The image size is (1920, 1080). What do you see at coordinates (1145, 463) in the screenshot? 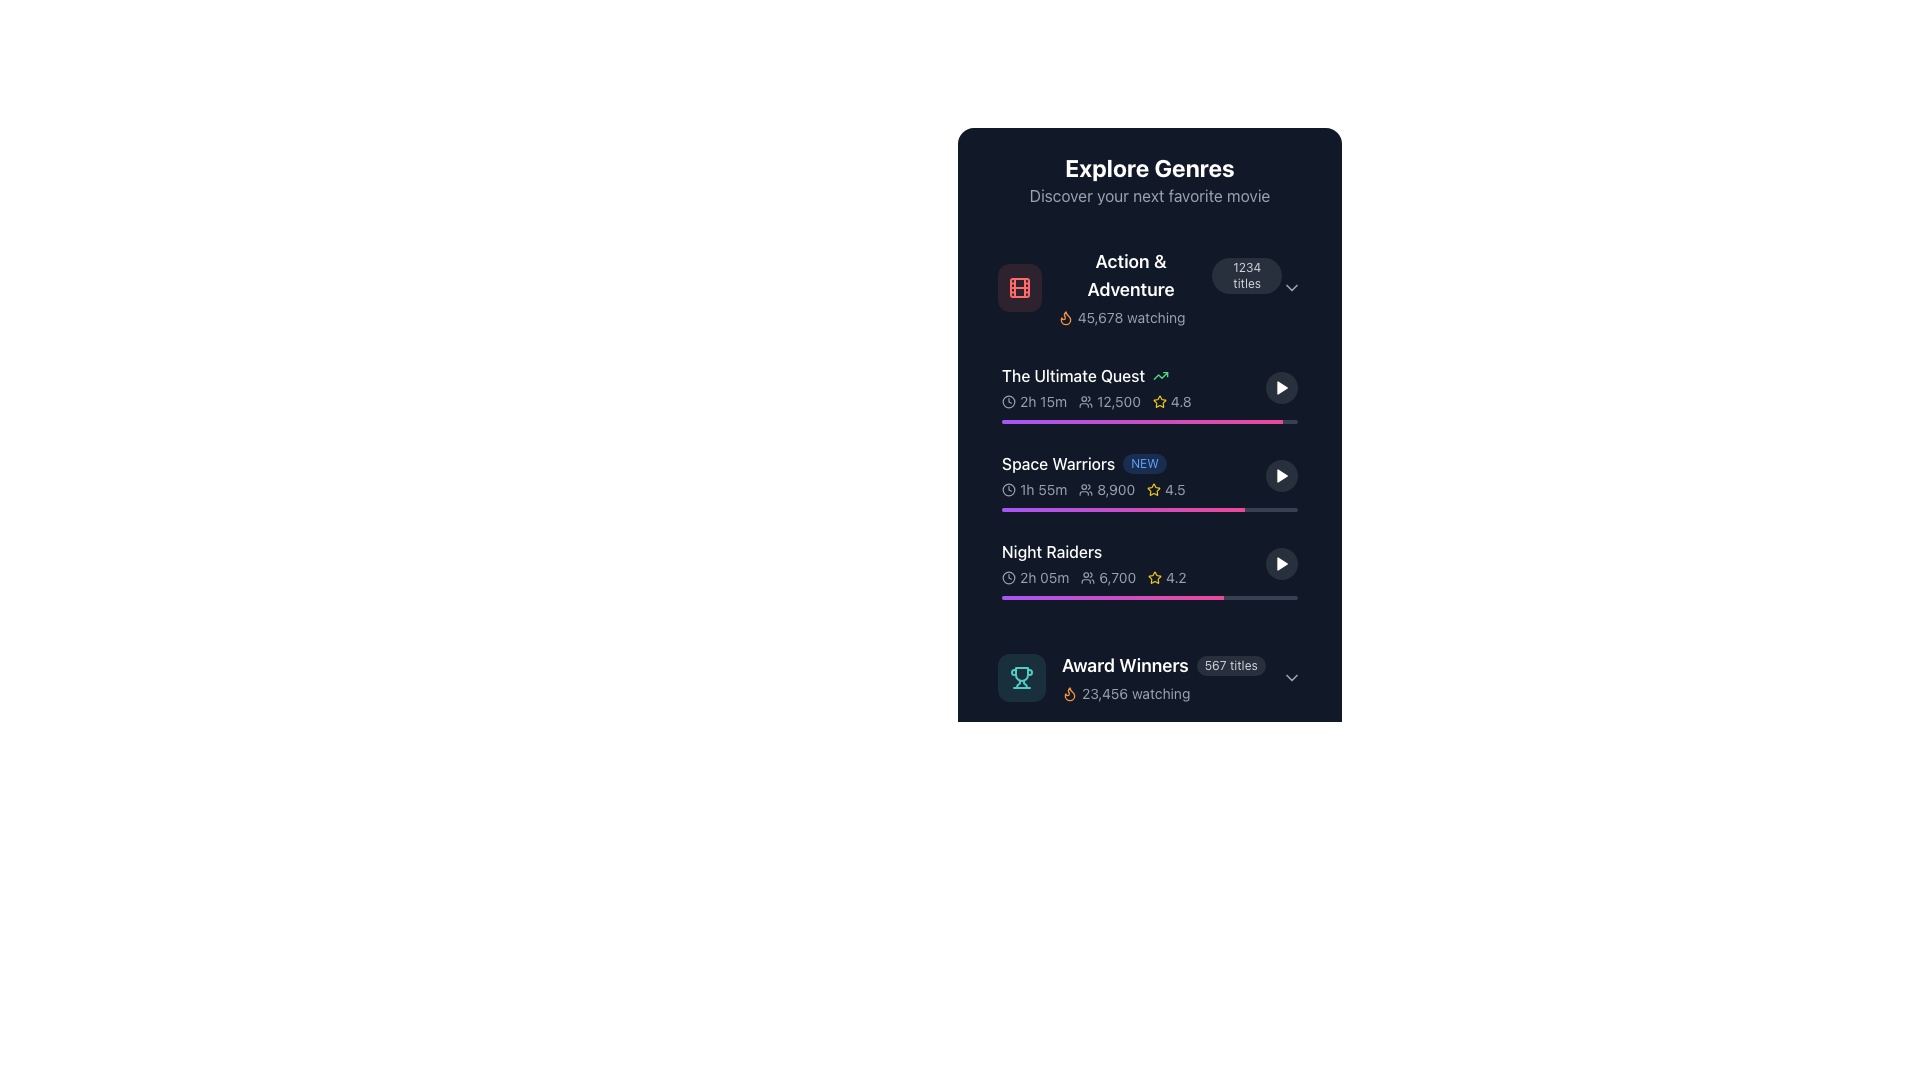
I see `badge indicating that 'Space Warriors' is newly added or featured, located to the right of the text within the second entry of the listing` at bounding box center [1145, 463].